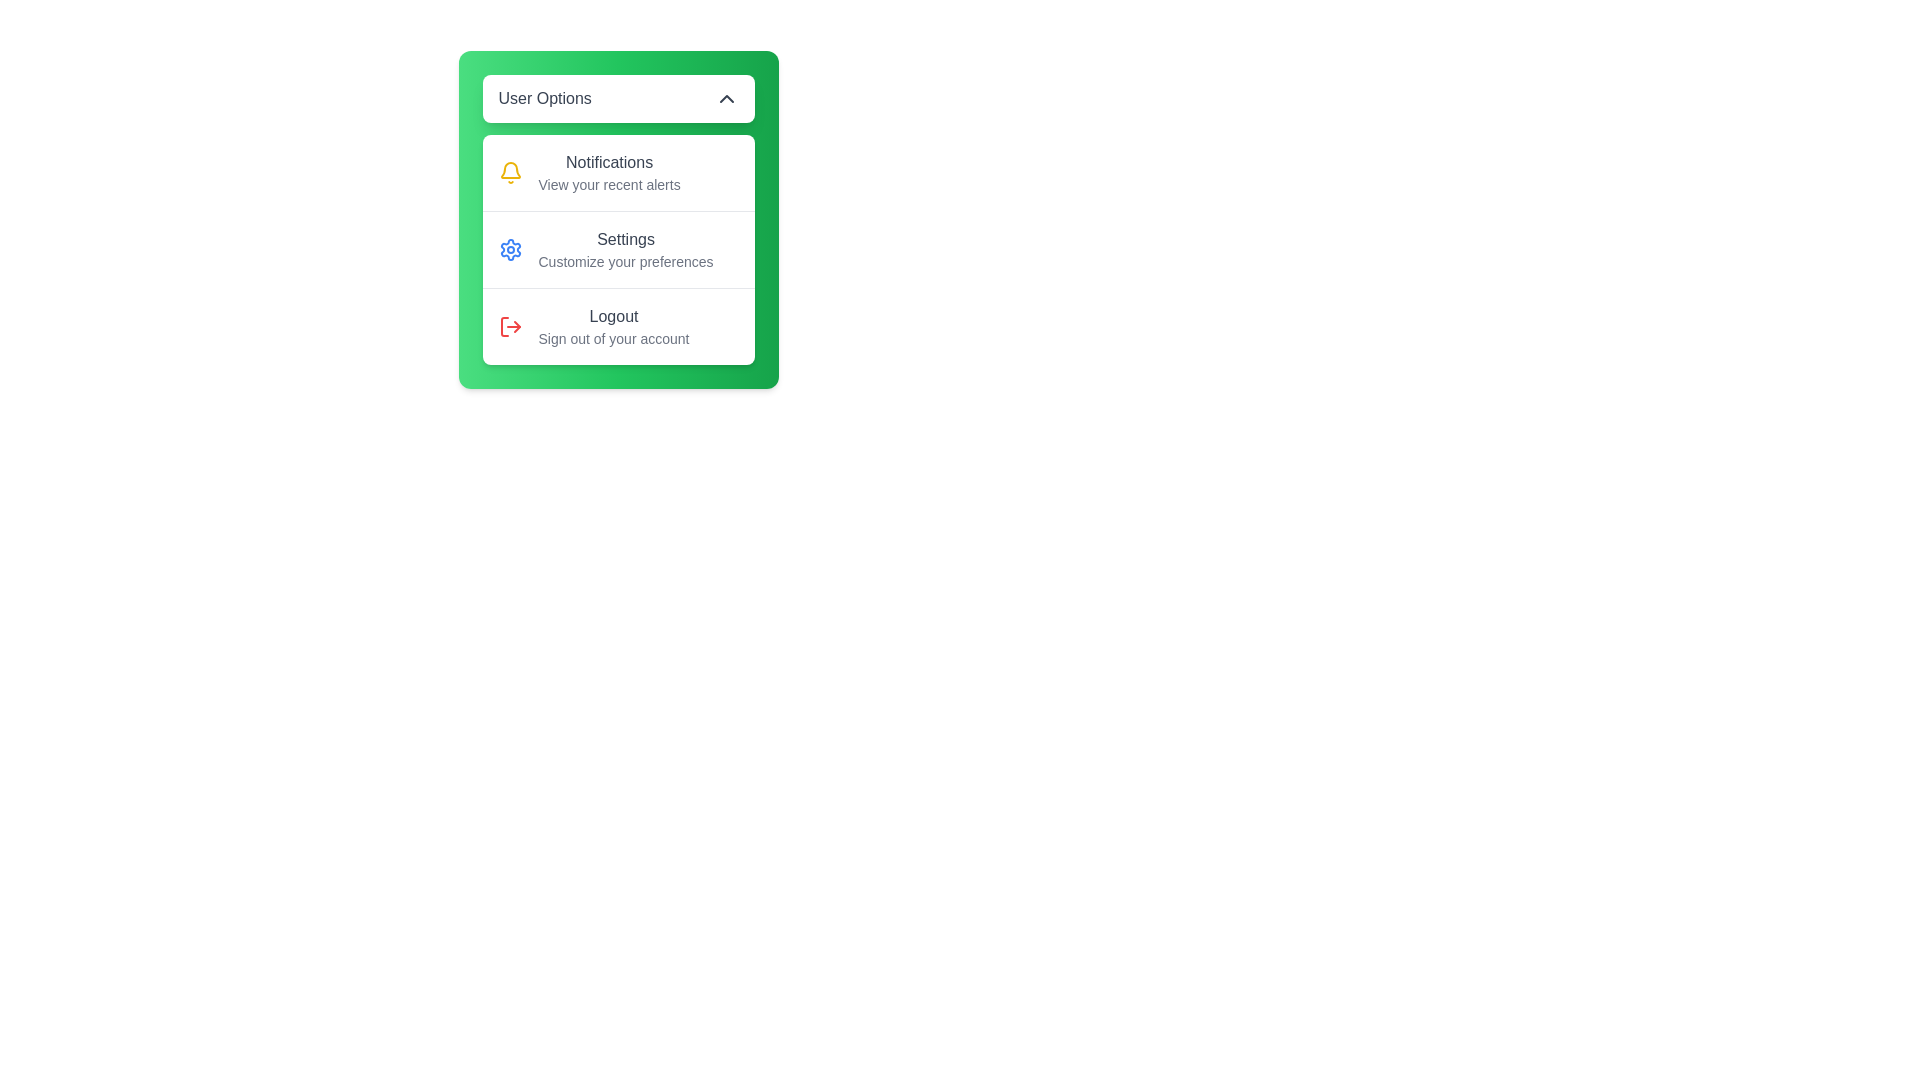 The height and width of the screenshot is (1080, 1920). I want to click on the 'Logout' label in the user options menu, which is displayed in gray color and is positioned below the 'Settings' option, so click(613, 315).